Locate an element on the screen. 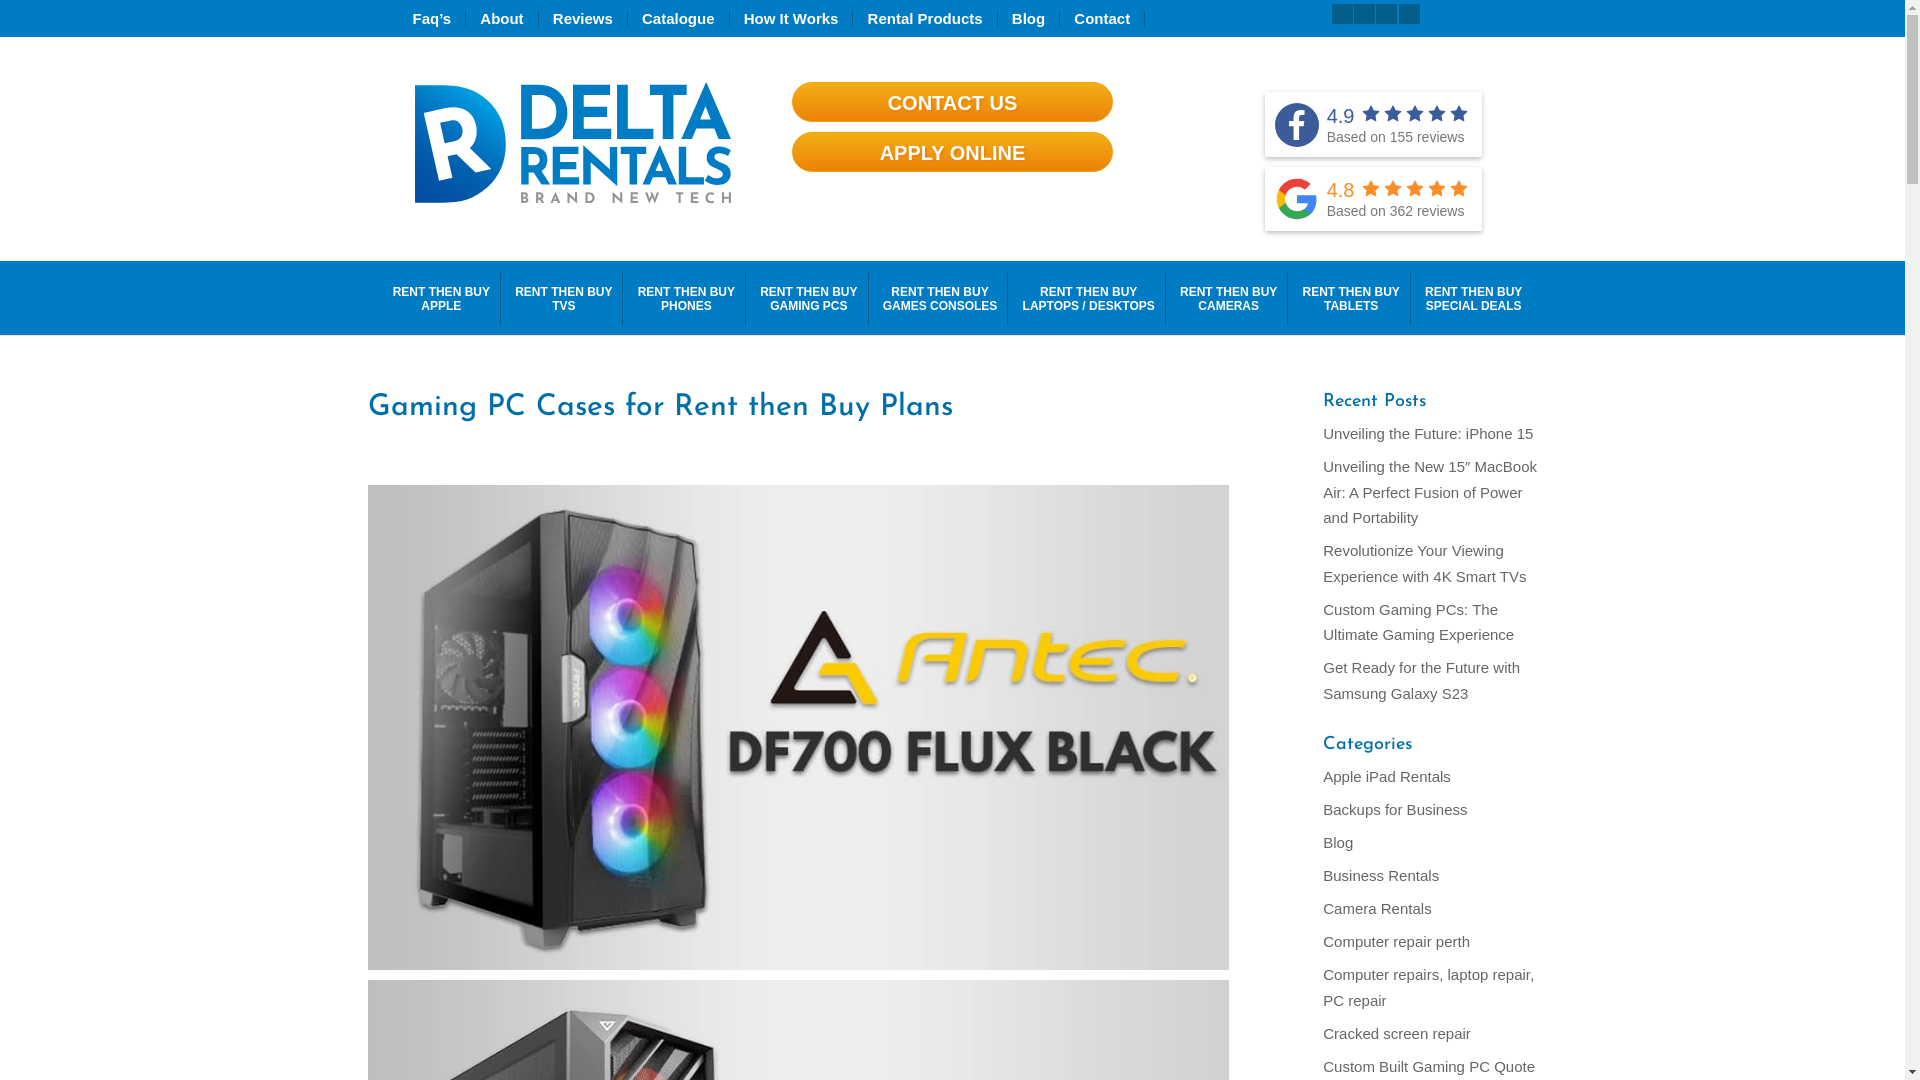 This screenshot has width=1920, height=1080. 'Backups for Business' is located at coordinates (1394, 808).